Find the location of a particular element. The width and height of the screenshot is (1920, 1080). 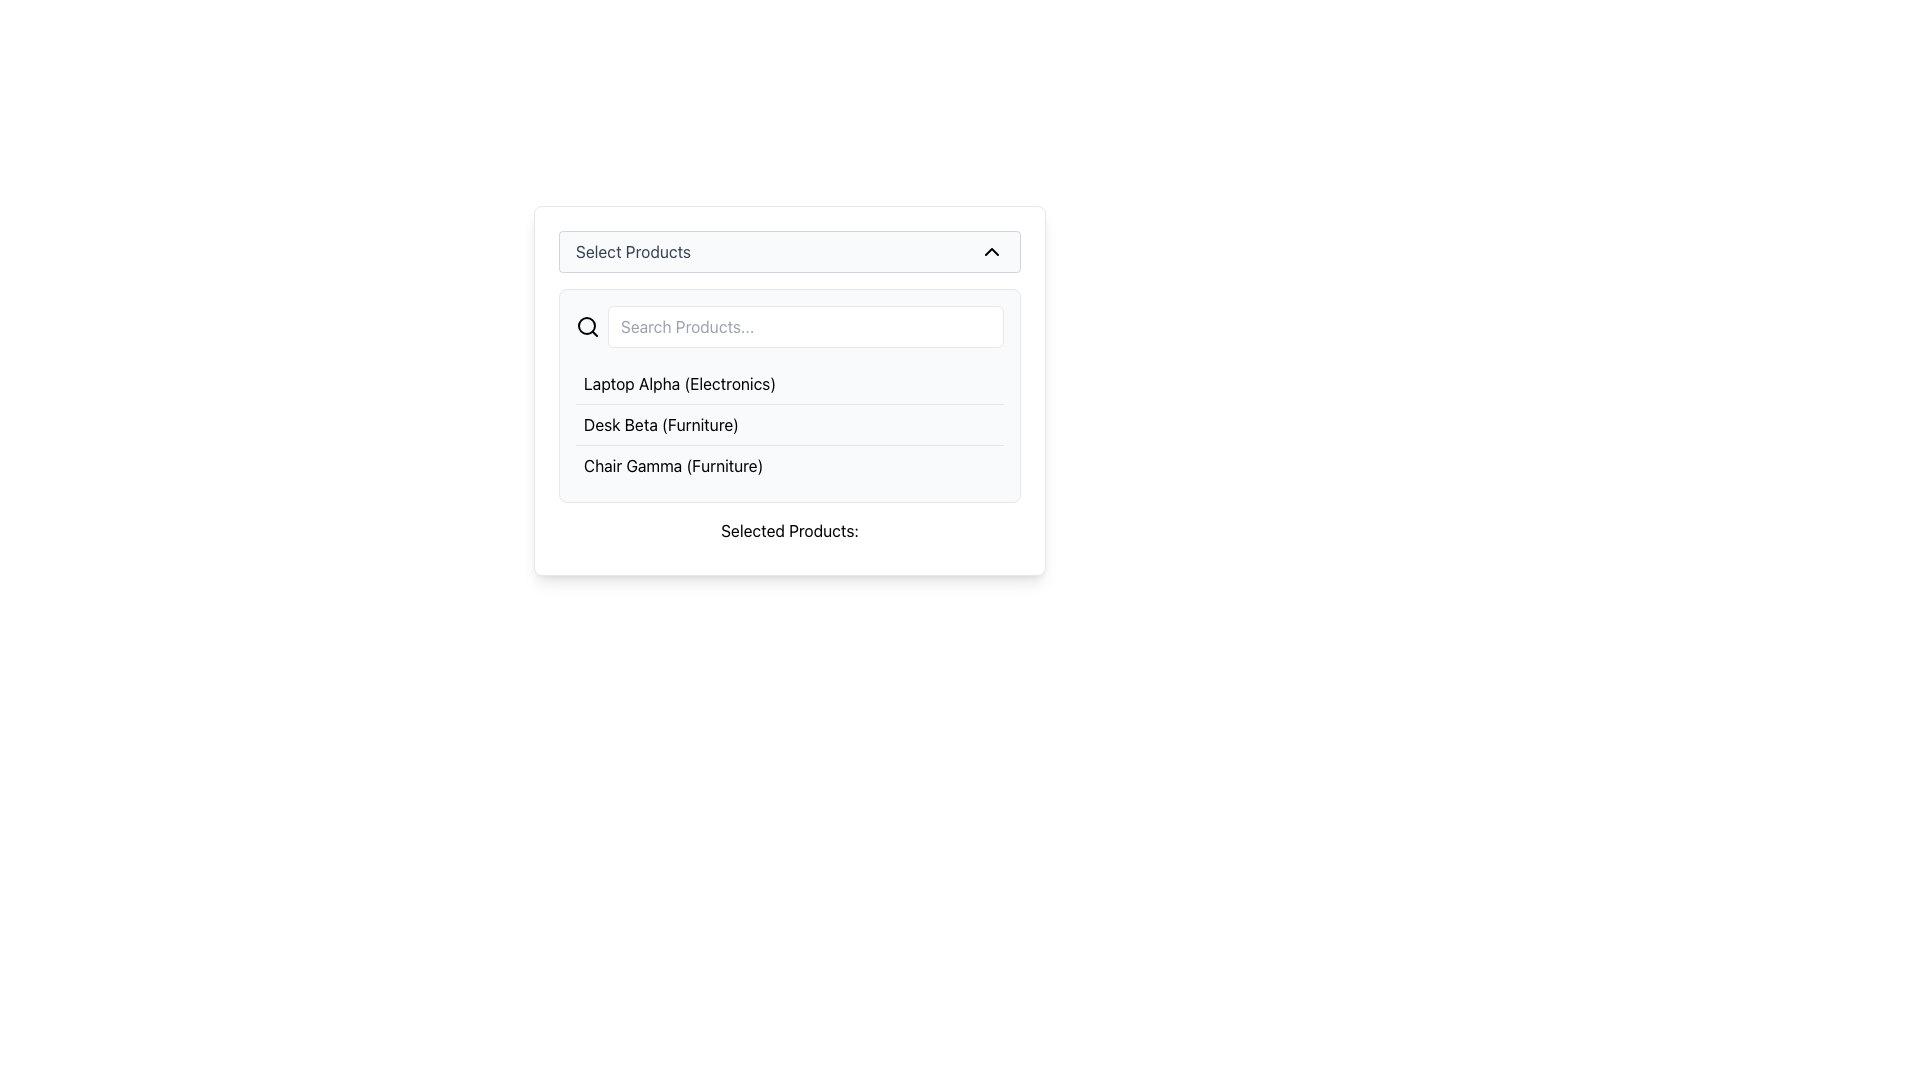

the selectable list item for 'Laptop Alpha' in the dropdown menu is located at coordinates (789, 384).